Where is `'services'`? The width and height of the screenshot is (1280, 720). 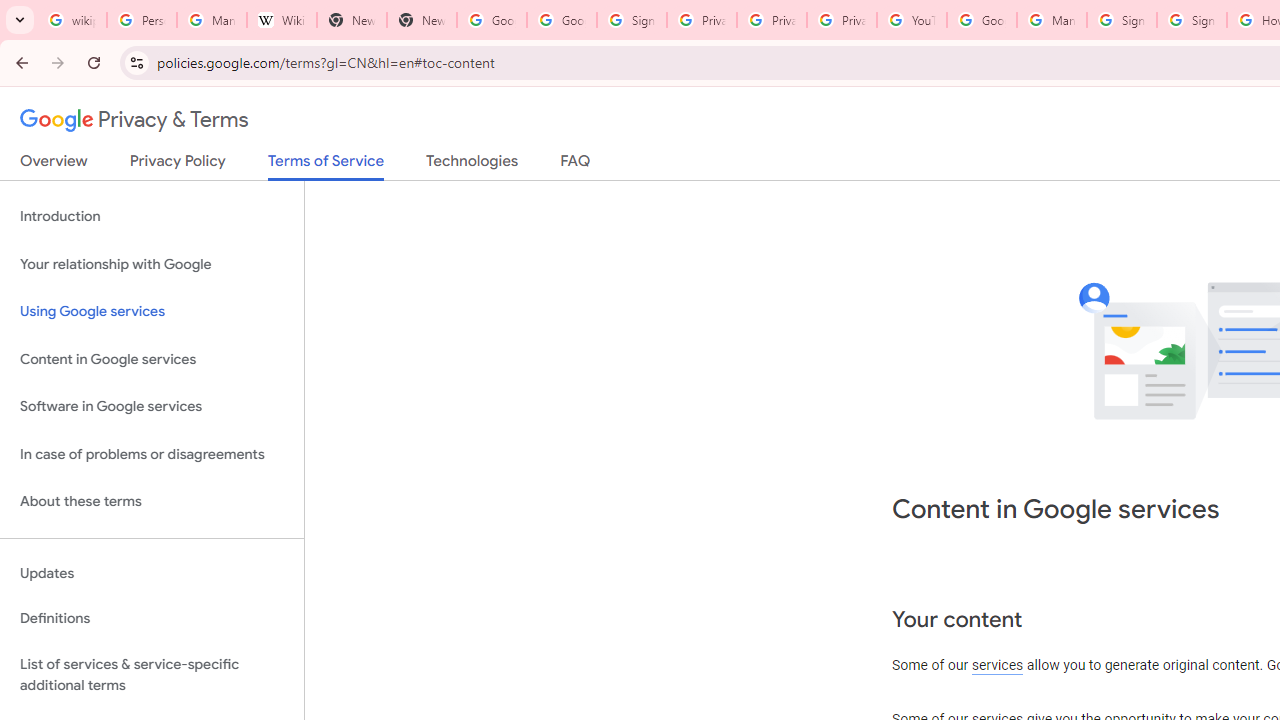 'services' is located at coordinates (997, 666).